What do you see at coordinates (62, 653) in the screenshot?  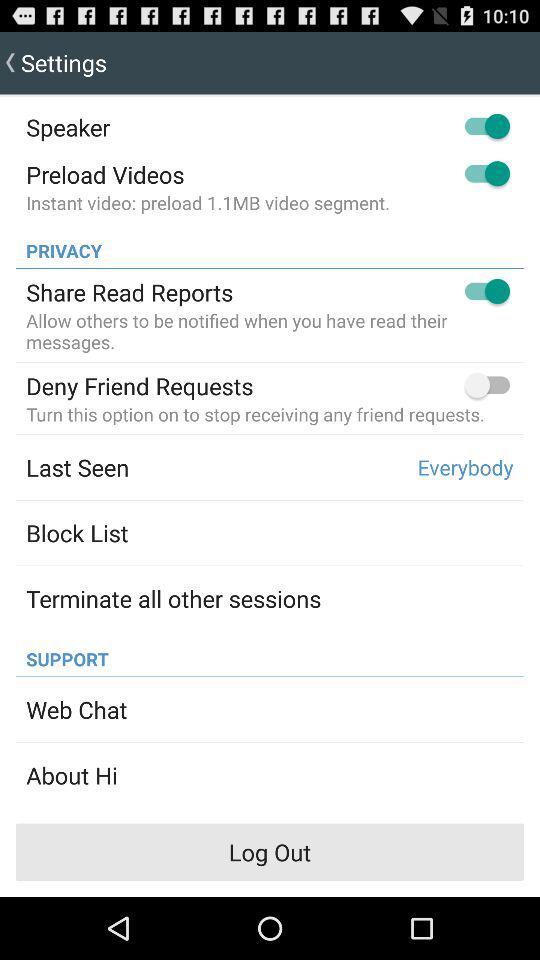 I see `the app below the terminate all other icon` at bounding box center [62, 653].